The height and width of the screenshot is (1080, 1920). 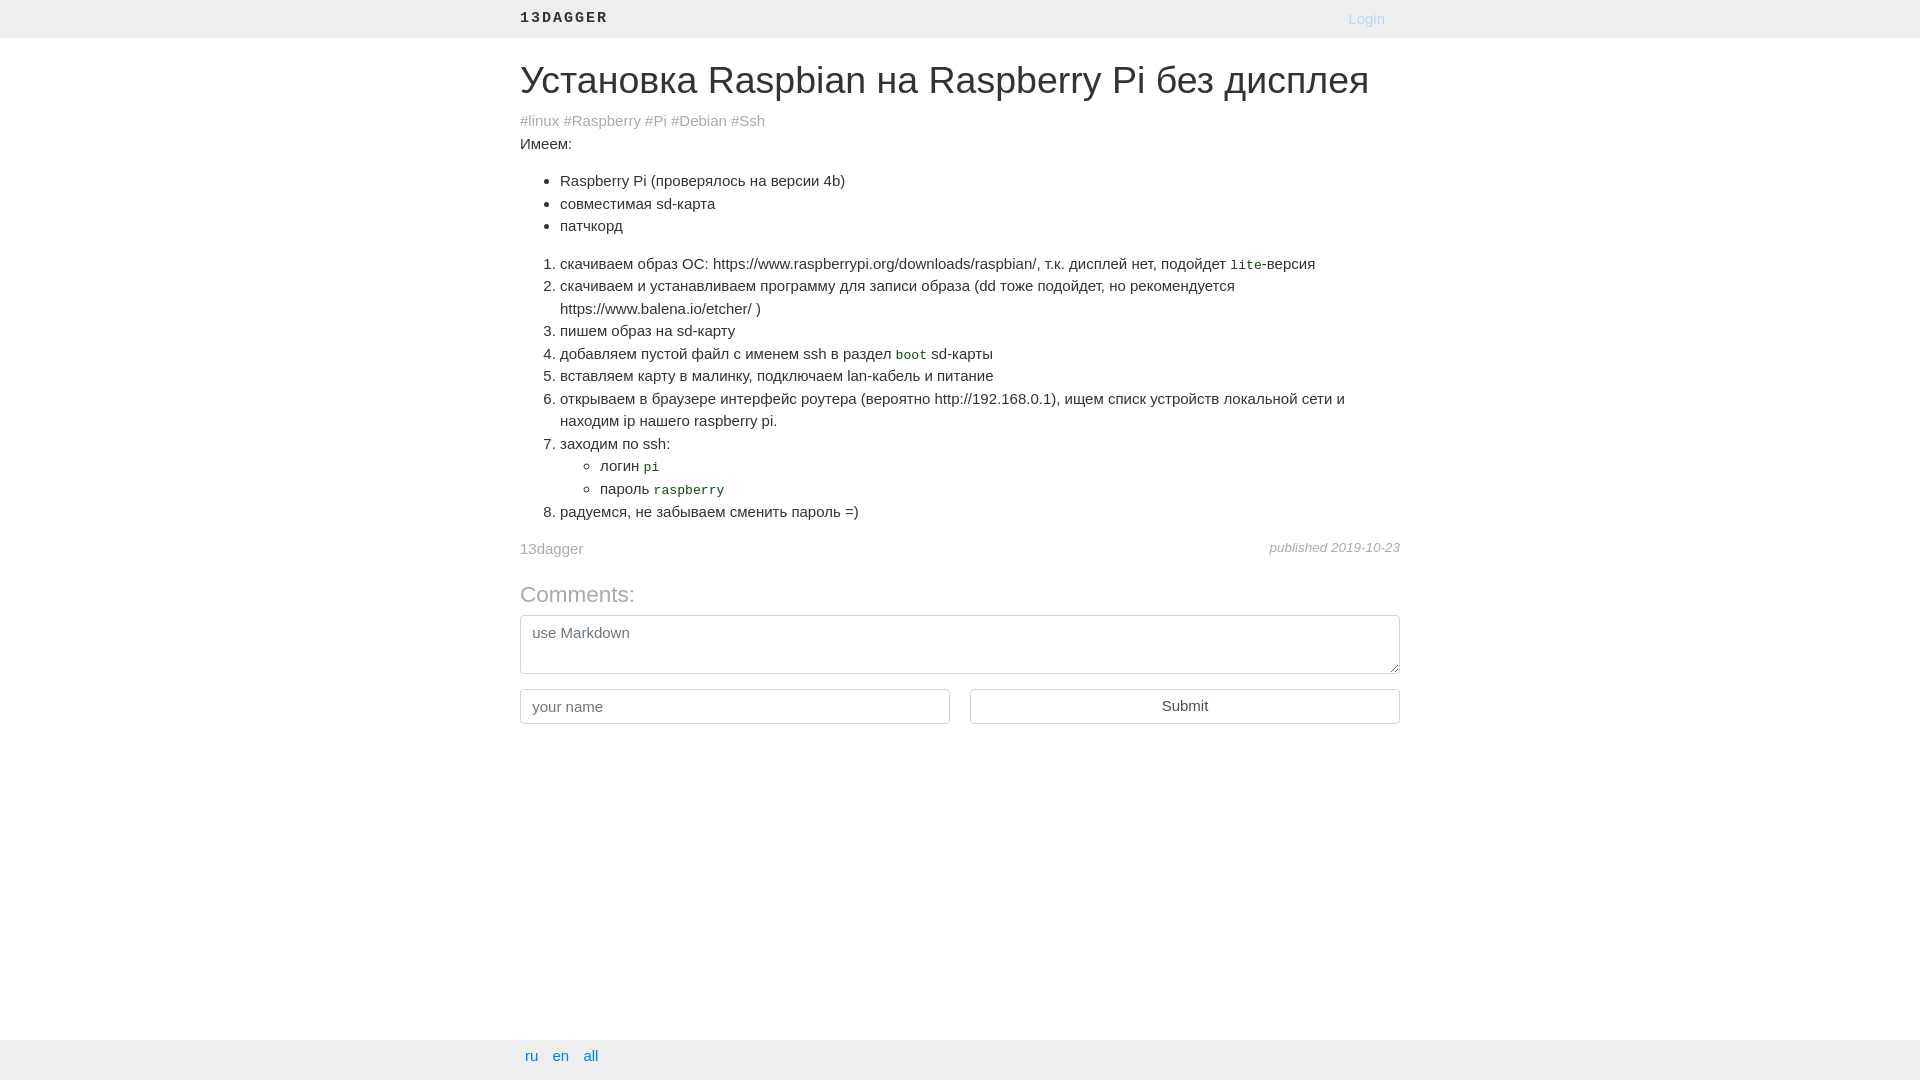 What do you see at coordinates (560, 1055) in the screenshot?
I see `'en'` at bounding box center [560, 1055].